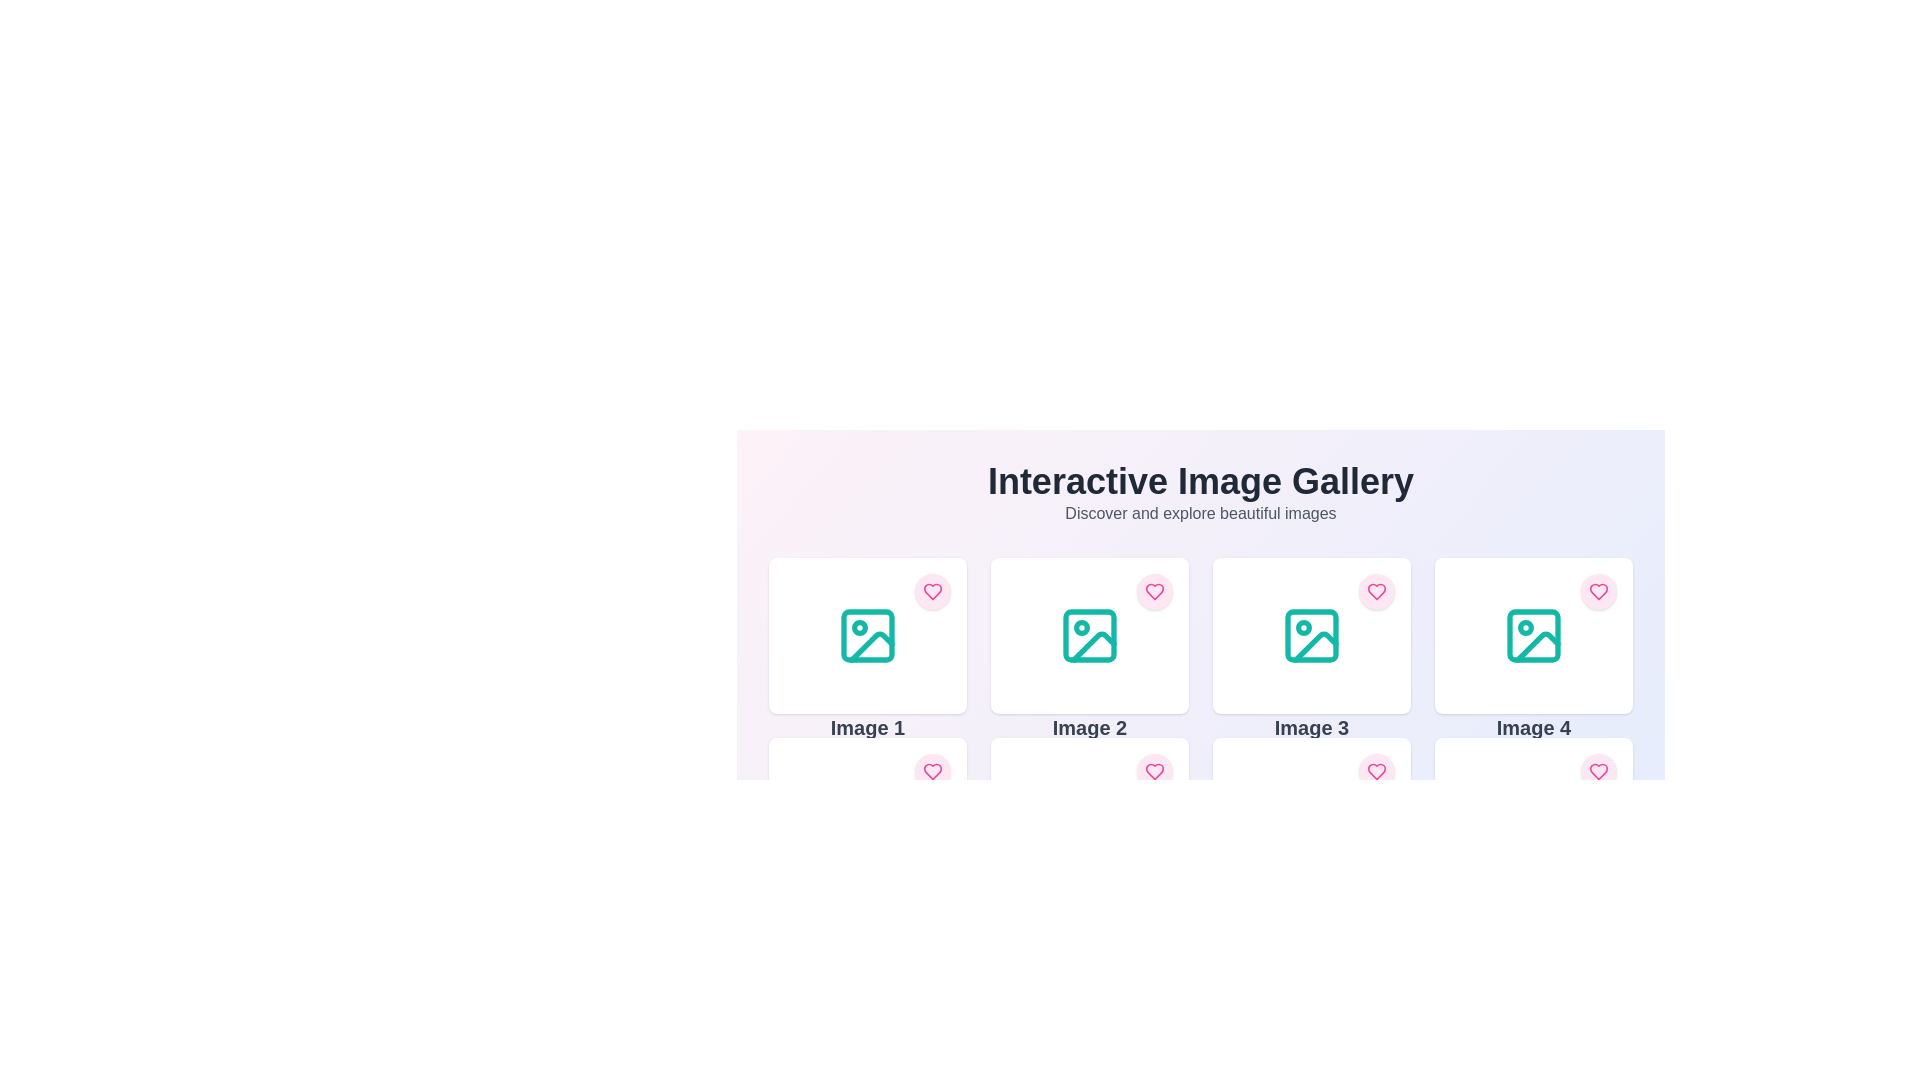  What do you see at coordinates (1533, 636) in the screenshot?
I see `the image placeholder icon located in the fourth position of the image gallery` at bounding box center [1533, 636].